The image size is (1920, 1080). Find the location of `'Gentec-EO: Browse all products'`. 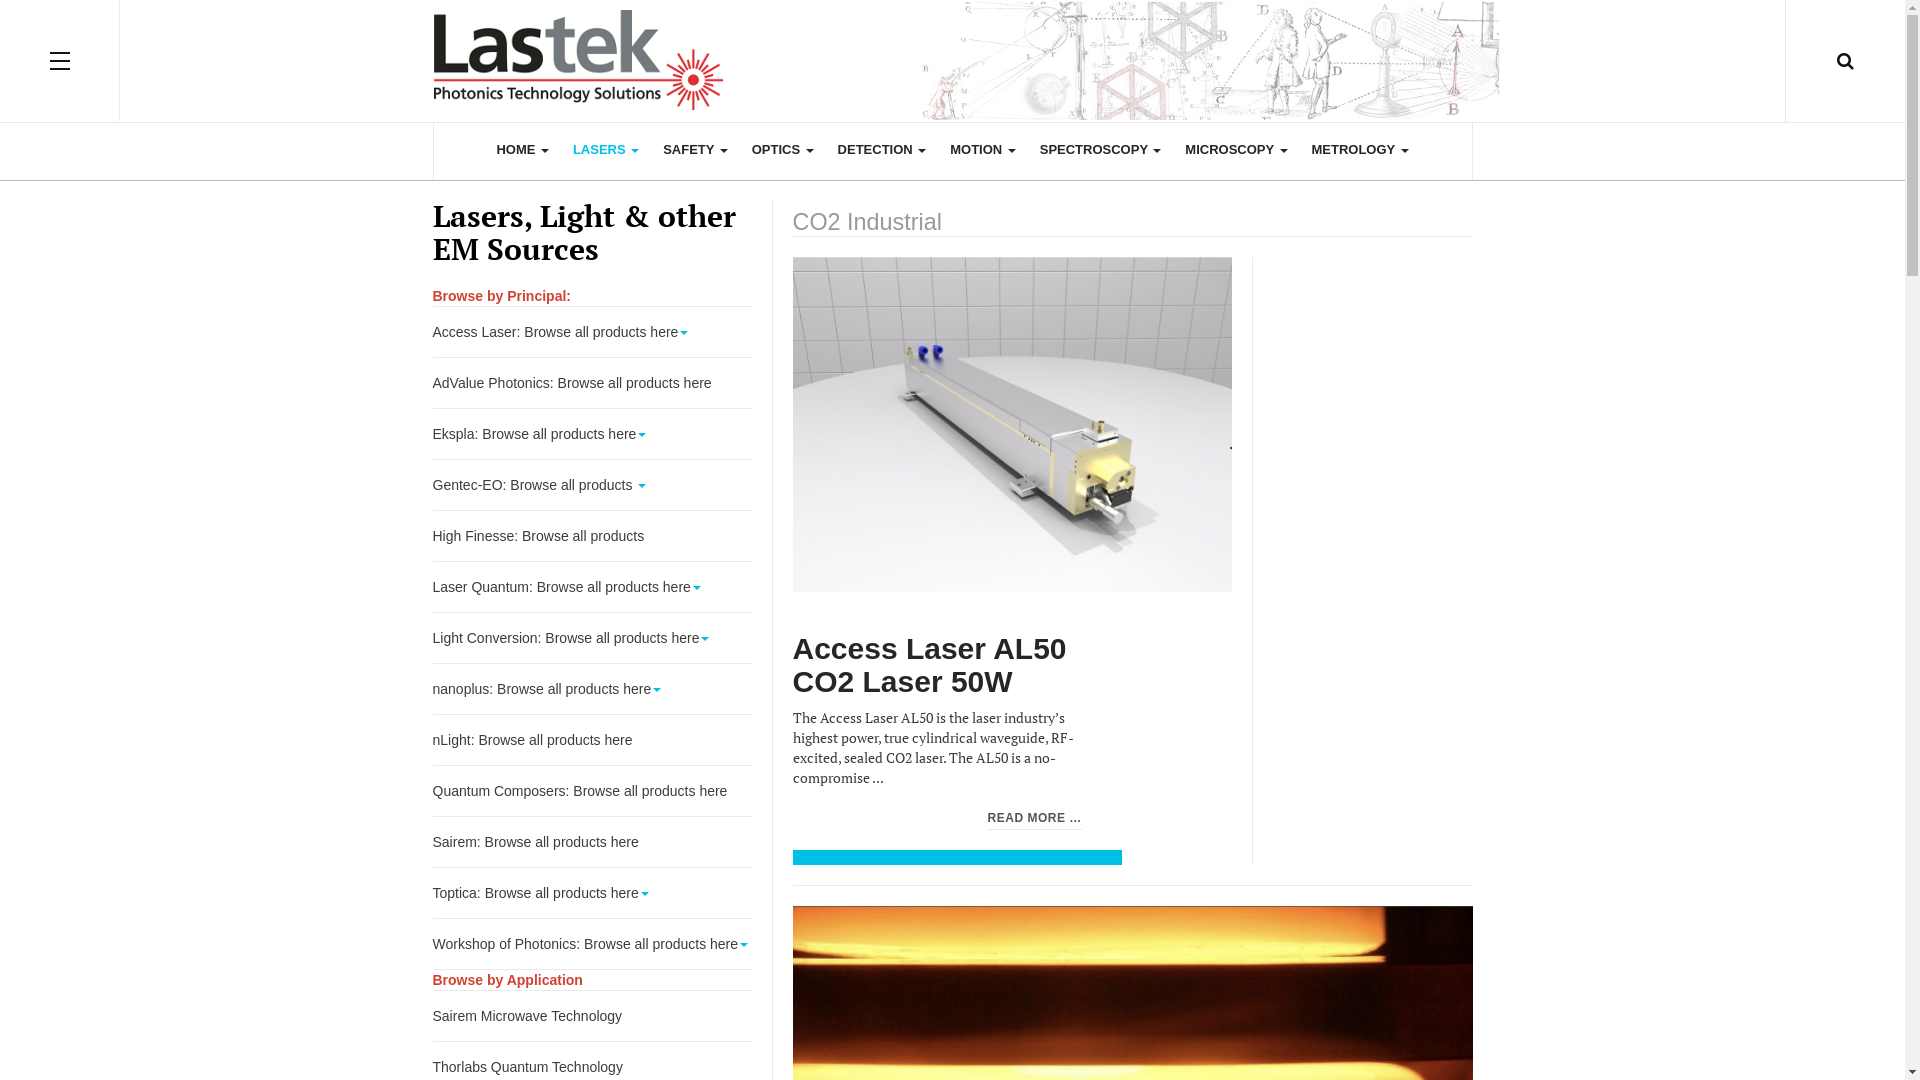

'Gentec-EO: Browse all products' is located at coordinates (590, 485).